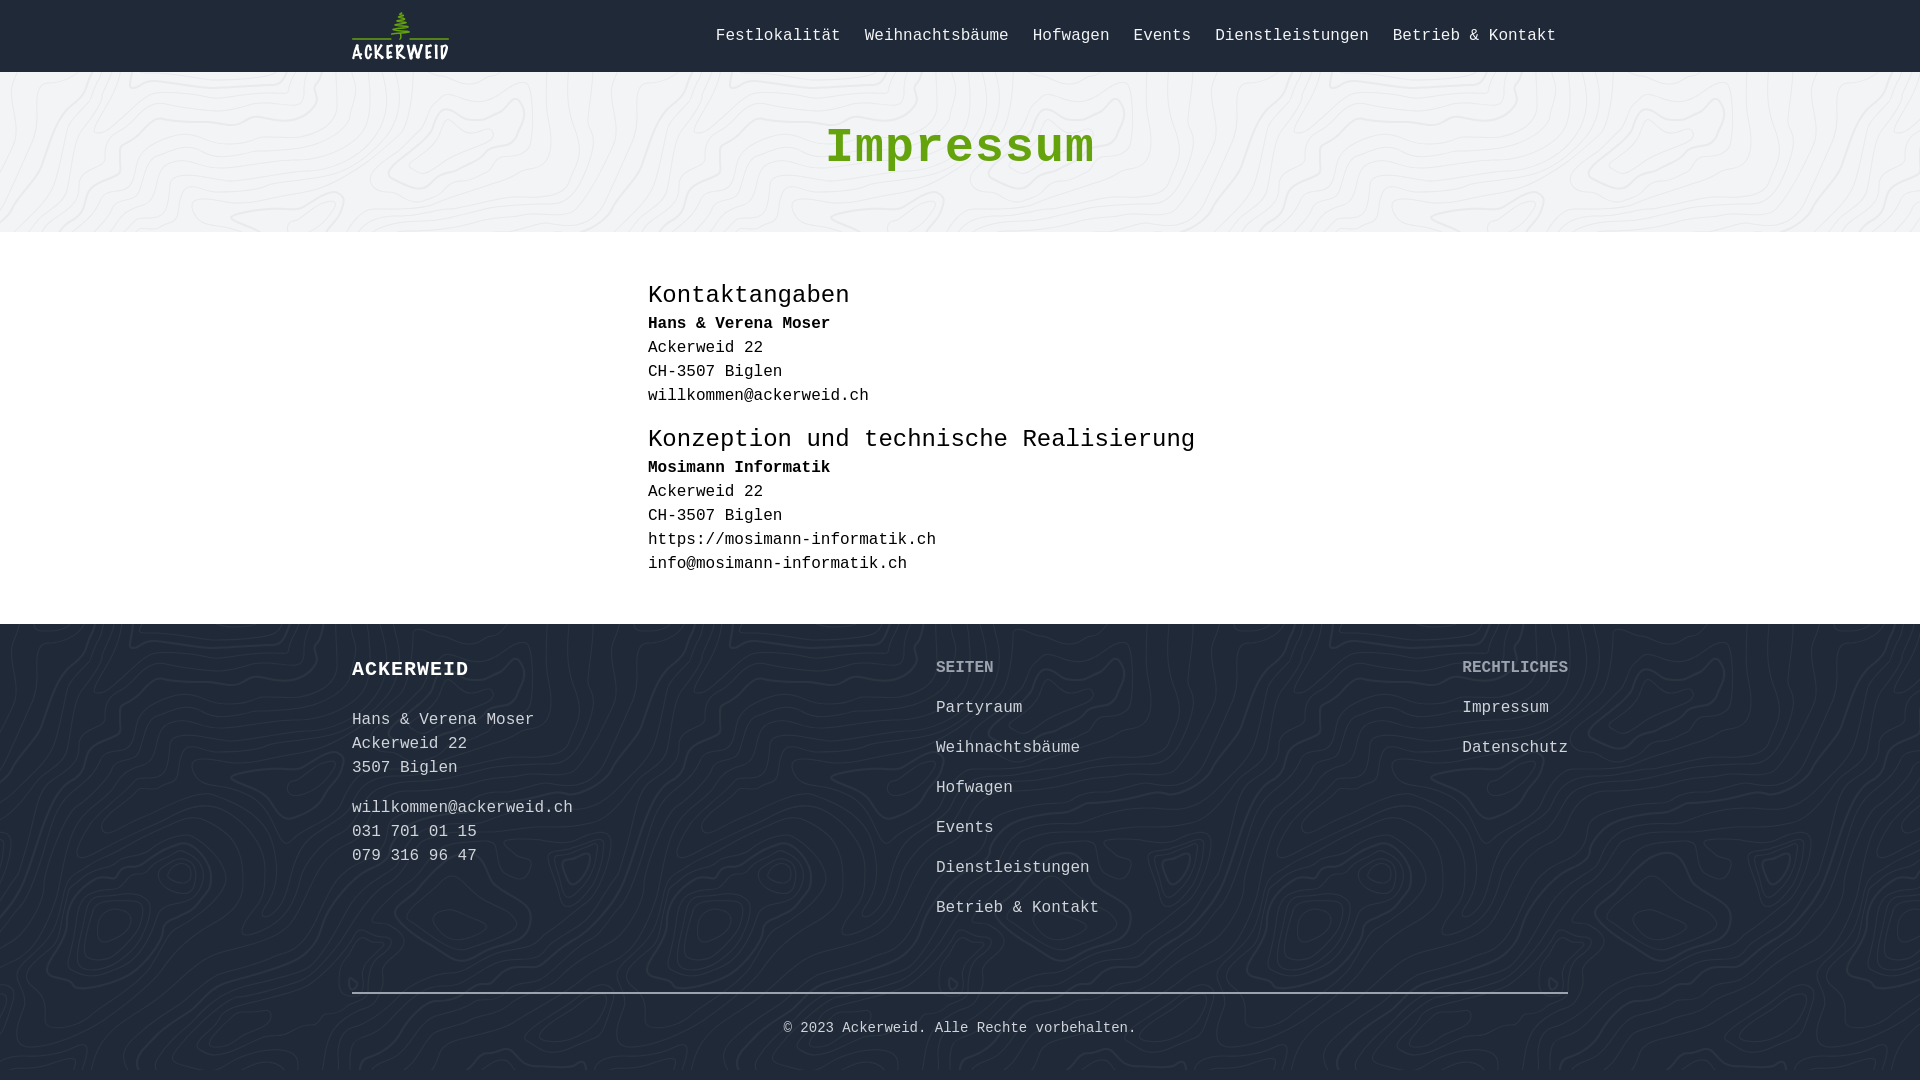 The width and height of the screenshot is (1920, 1080). What do you see at coordinates (351, 855) in the screenshot?
I see `'079 316 96 47'` at bounding box center [351, 855].